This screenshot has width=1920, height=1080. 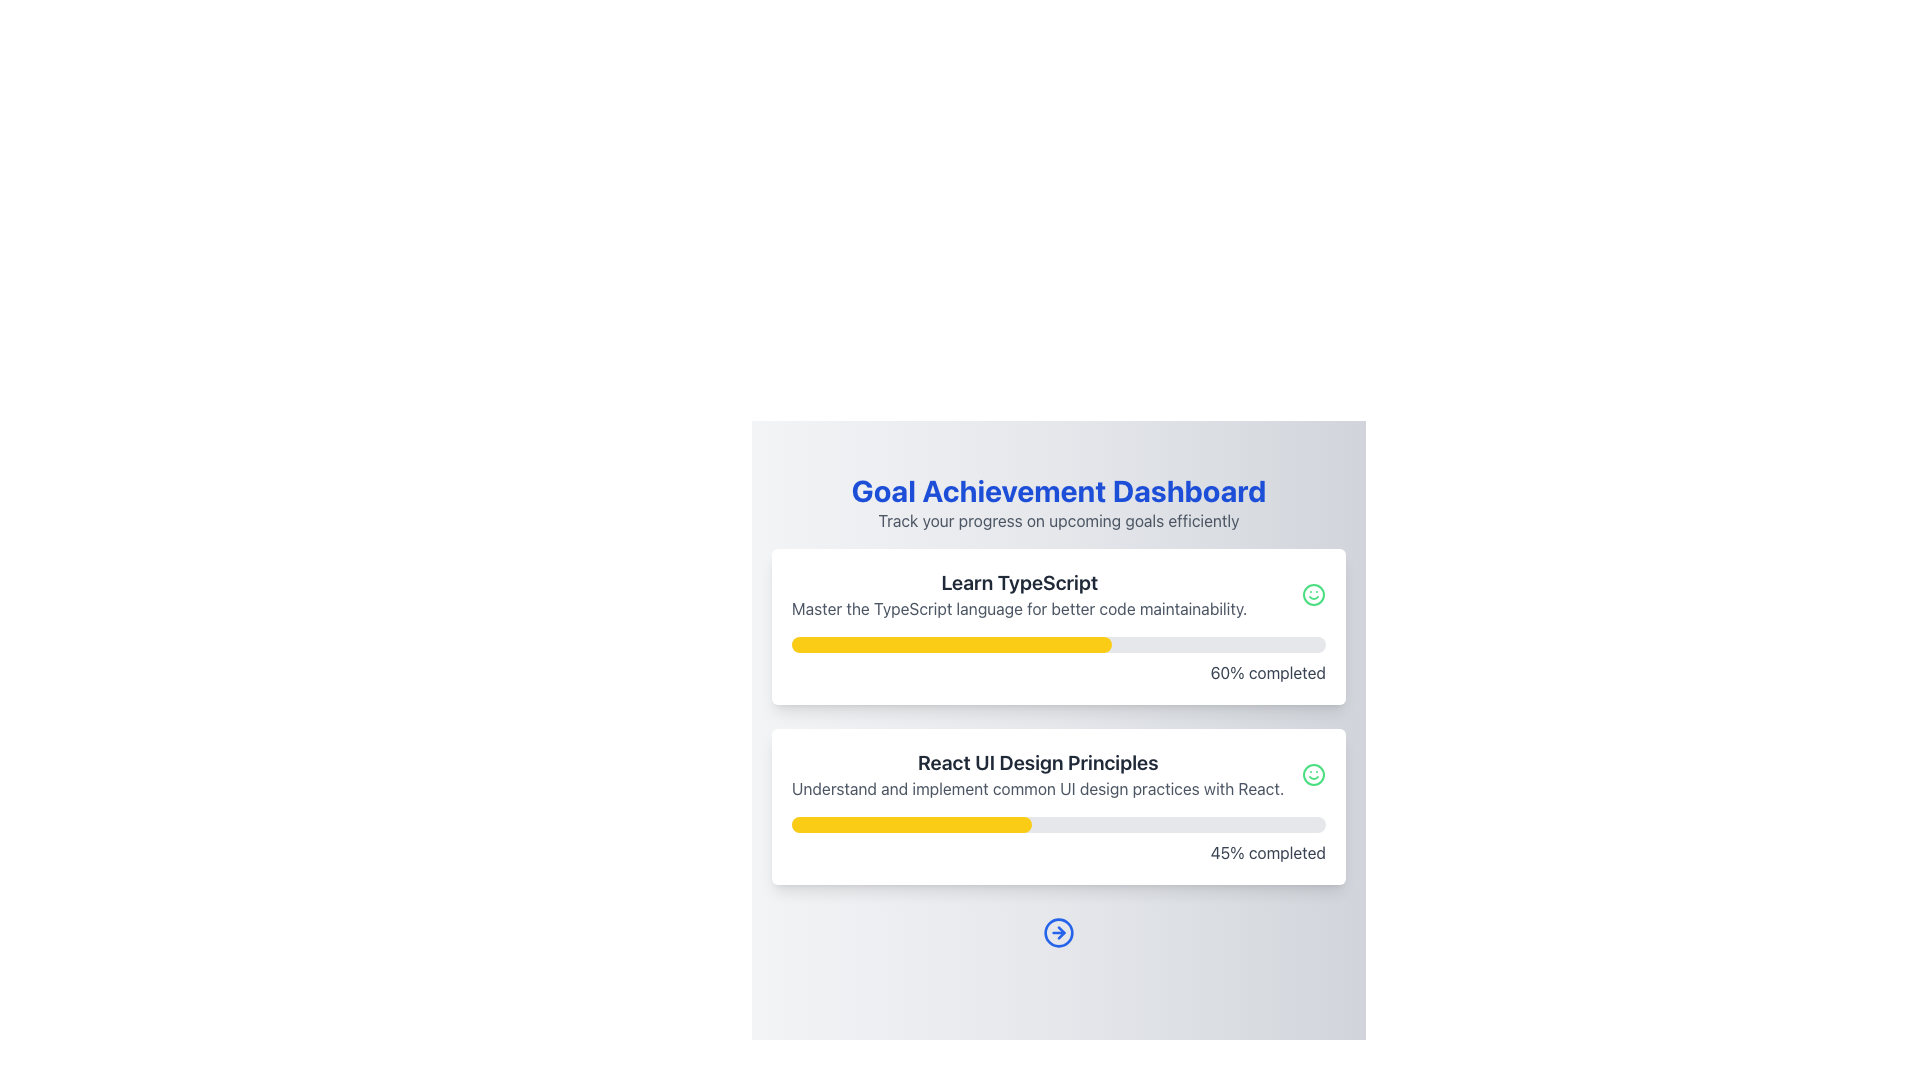 What do you see at coordinates (1058, 519) in the screenshot?
I see `the static text that serves as a descriptive subtitle for the dashboard, located directly below 'Goal Achievement Dashboard'` at bounding box center [1058, 519].